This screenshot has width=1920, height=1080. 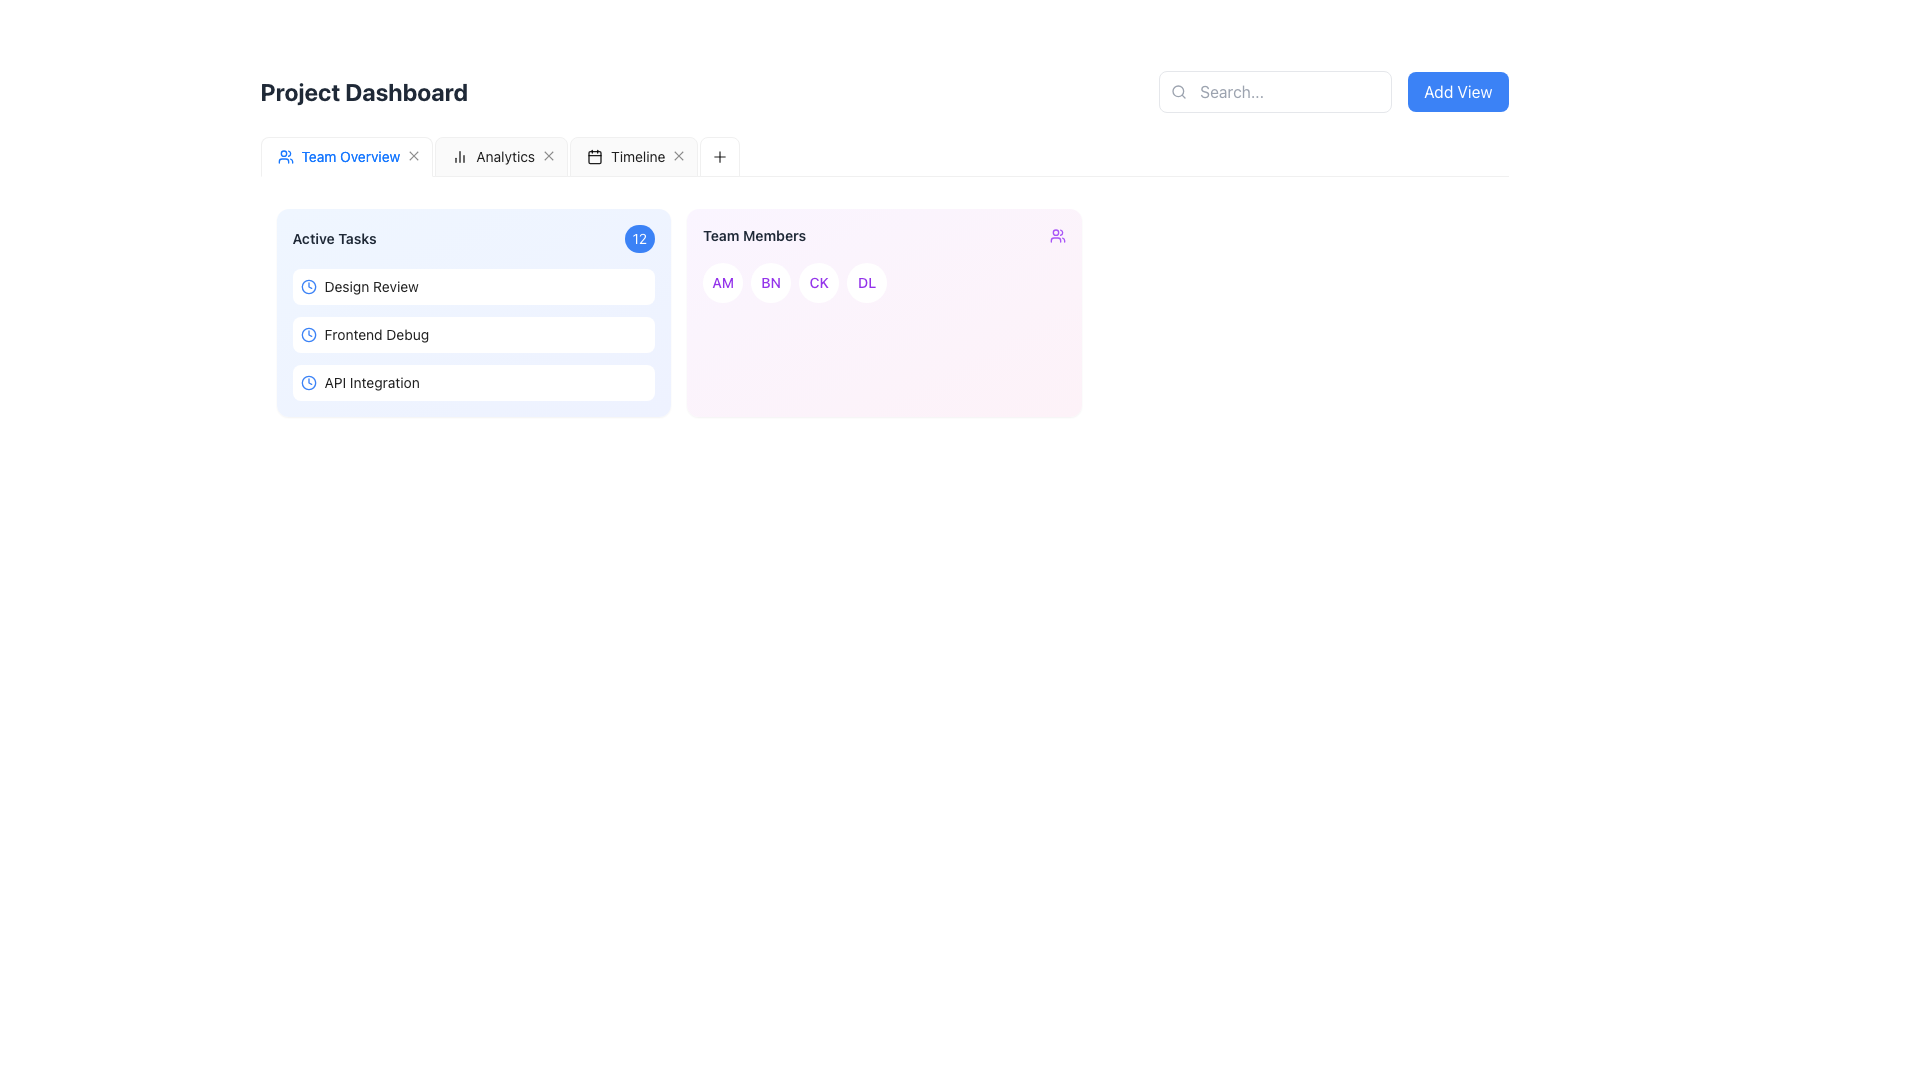 I want to click on the circular search icon element styled with a black stroke located in the upper-right corner of the interface, adjacent to the 'Add View' button, so click(x=1178, y=91).